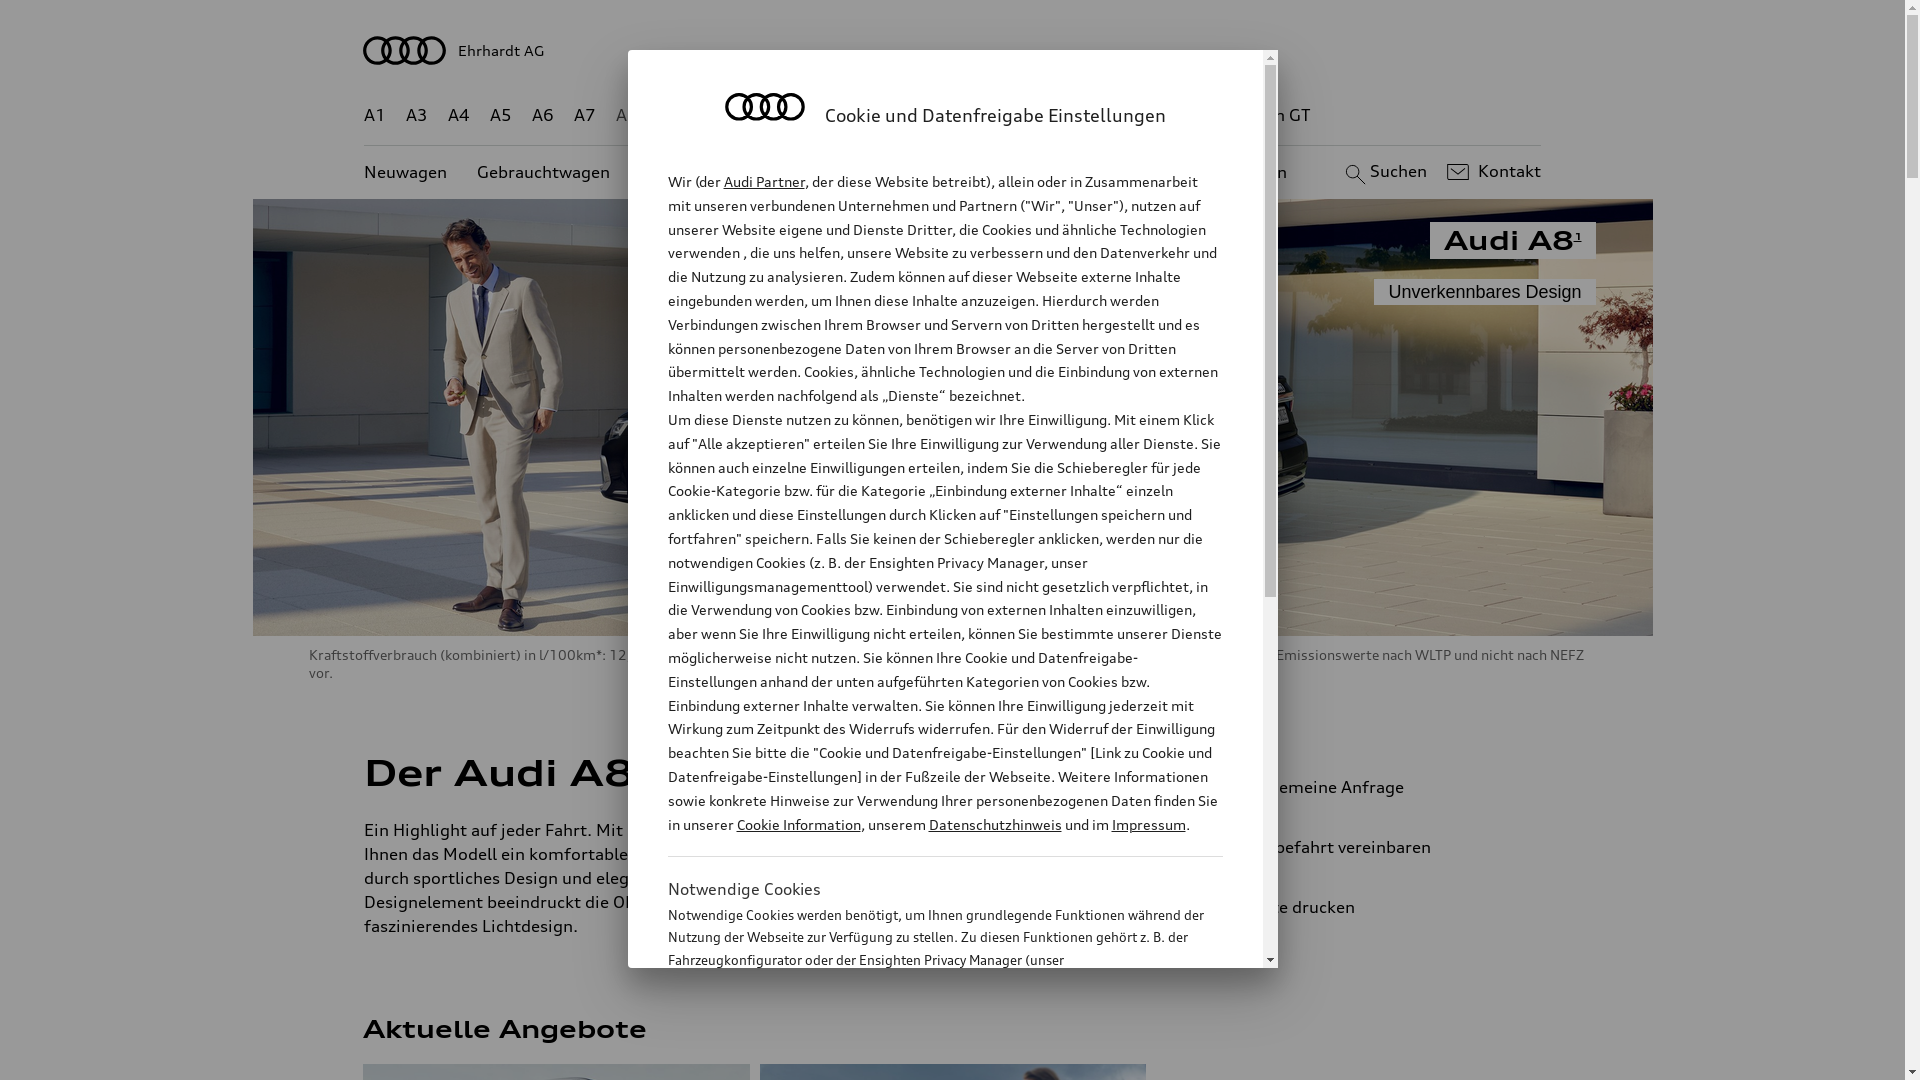 The height and width of the screenshot is (1080, 1920). I want to click on 'Suchen', so click(1382, 171).